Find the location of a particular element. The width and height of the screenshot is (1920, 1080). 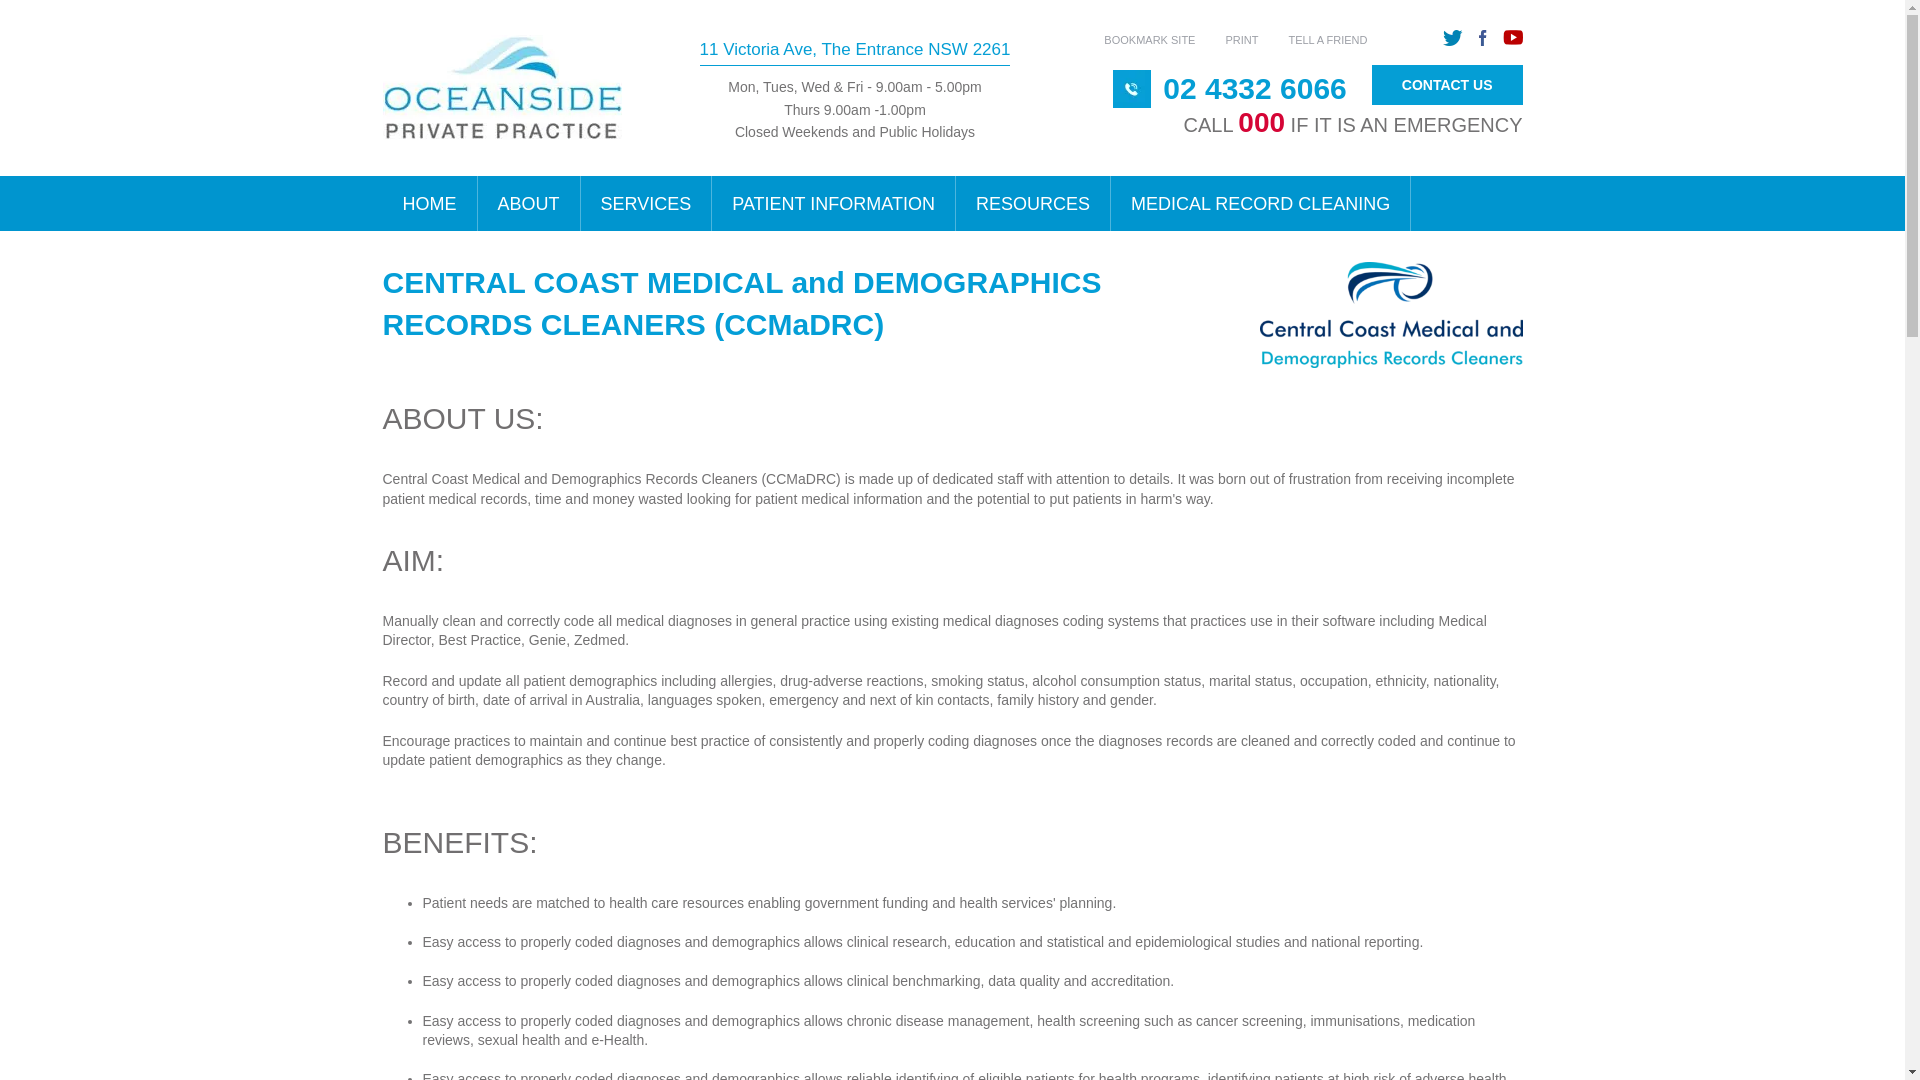

'PATIENT INFORMATION' is located at coordinates (711, 203).